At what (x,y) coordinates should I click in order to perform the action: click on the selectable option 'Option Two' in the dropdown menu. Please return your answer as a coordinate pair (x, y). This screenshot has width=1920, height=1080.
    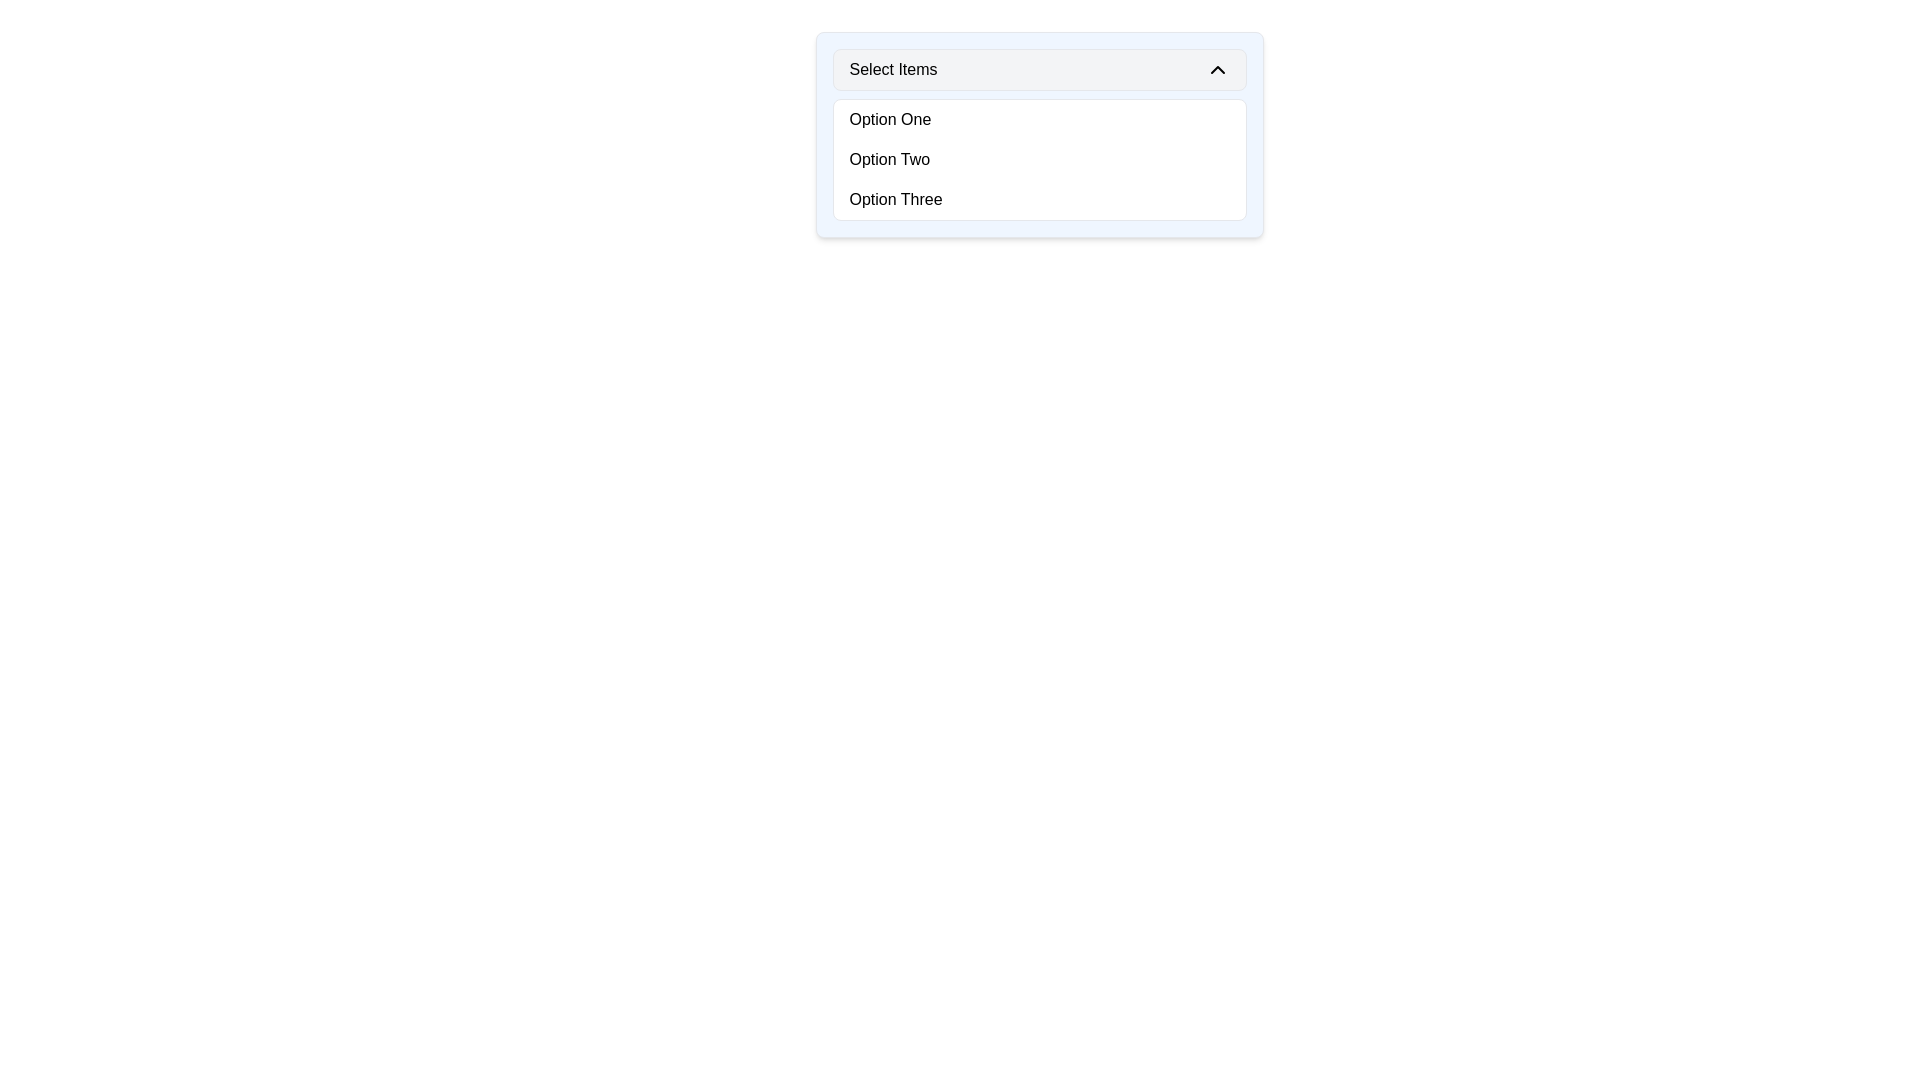
    Looking at the image, I should click on (888, 158).